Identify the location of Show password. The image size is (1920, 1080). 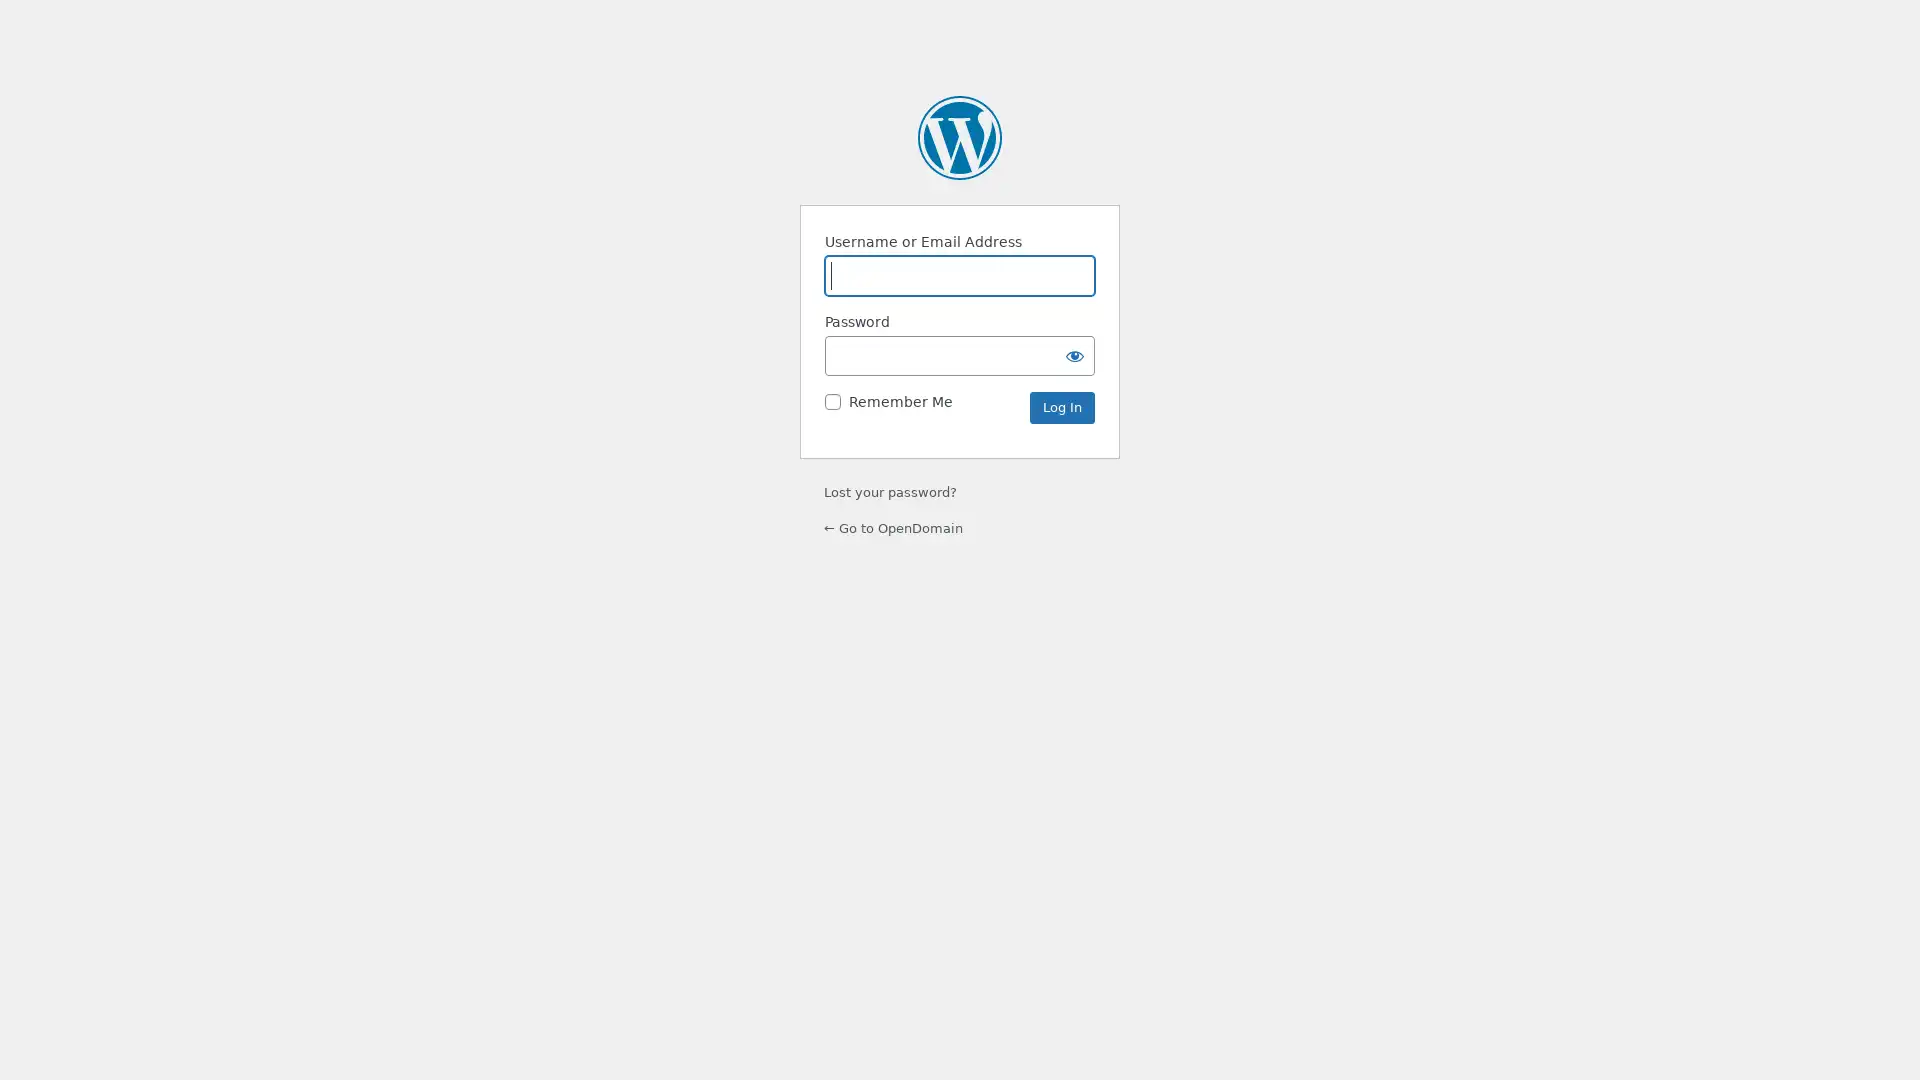
(1074, 354).